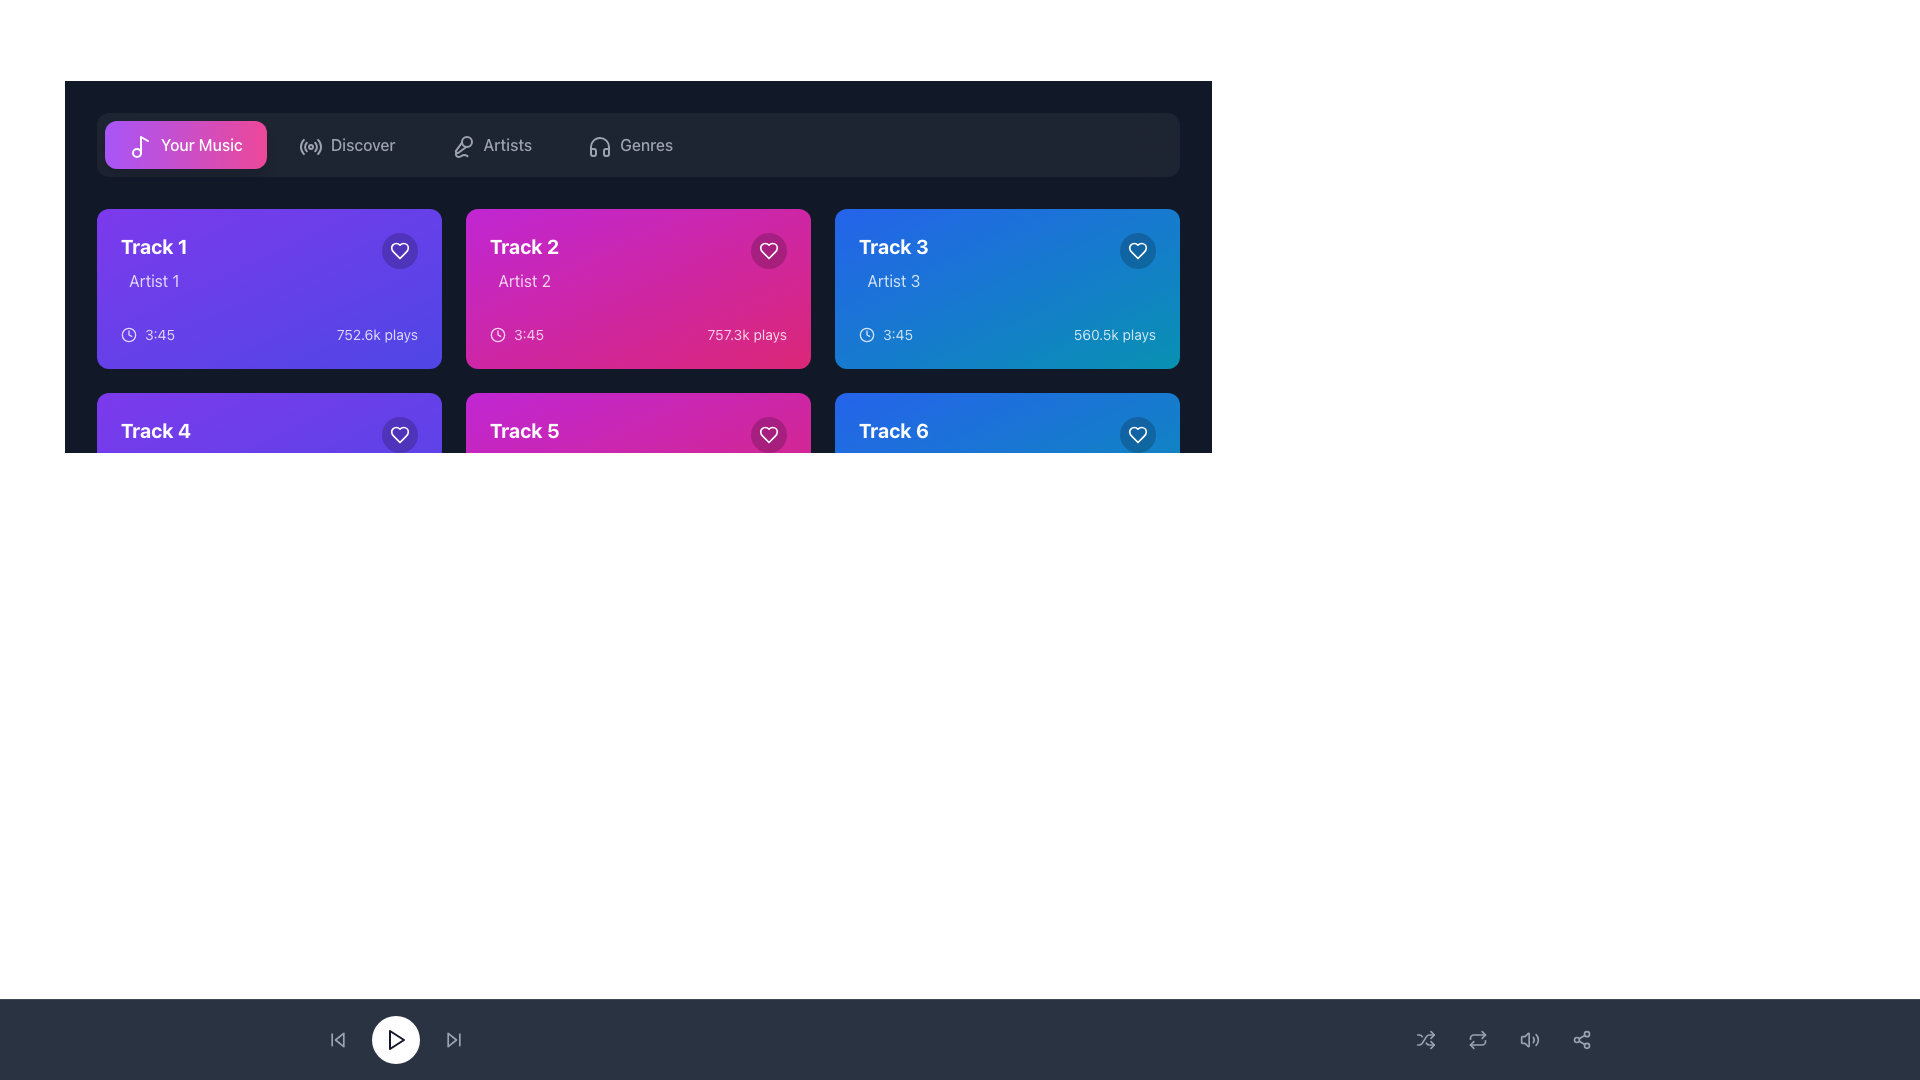 This screenshot has width=1920, height=1080. Describe the element at coordinates (629, 144) in the screenshot. I see `the music genres button located` at that location.